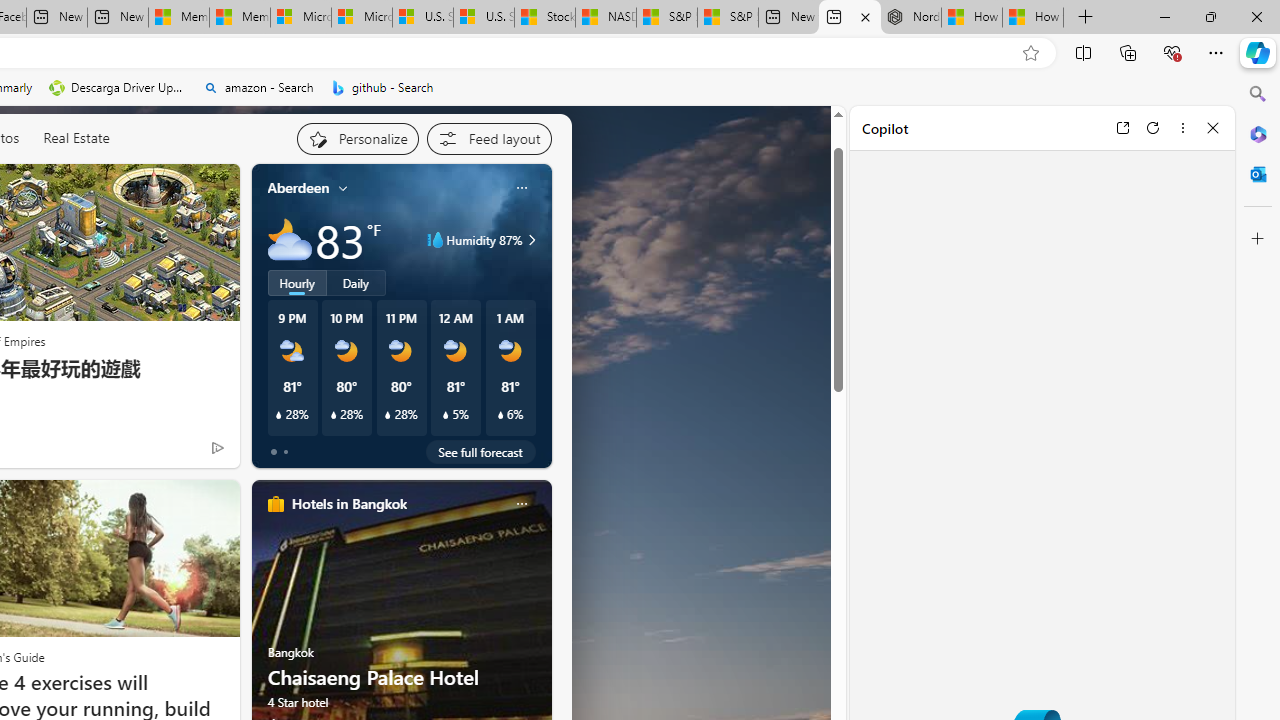 This screenshot has width=1280, height=720. Describe the element at coordinates (382, 87) in the screenshot. I see `'github - Search'` at that location.